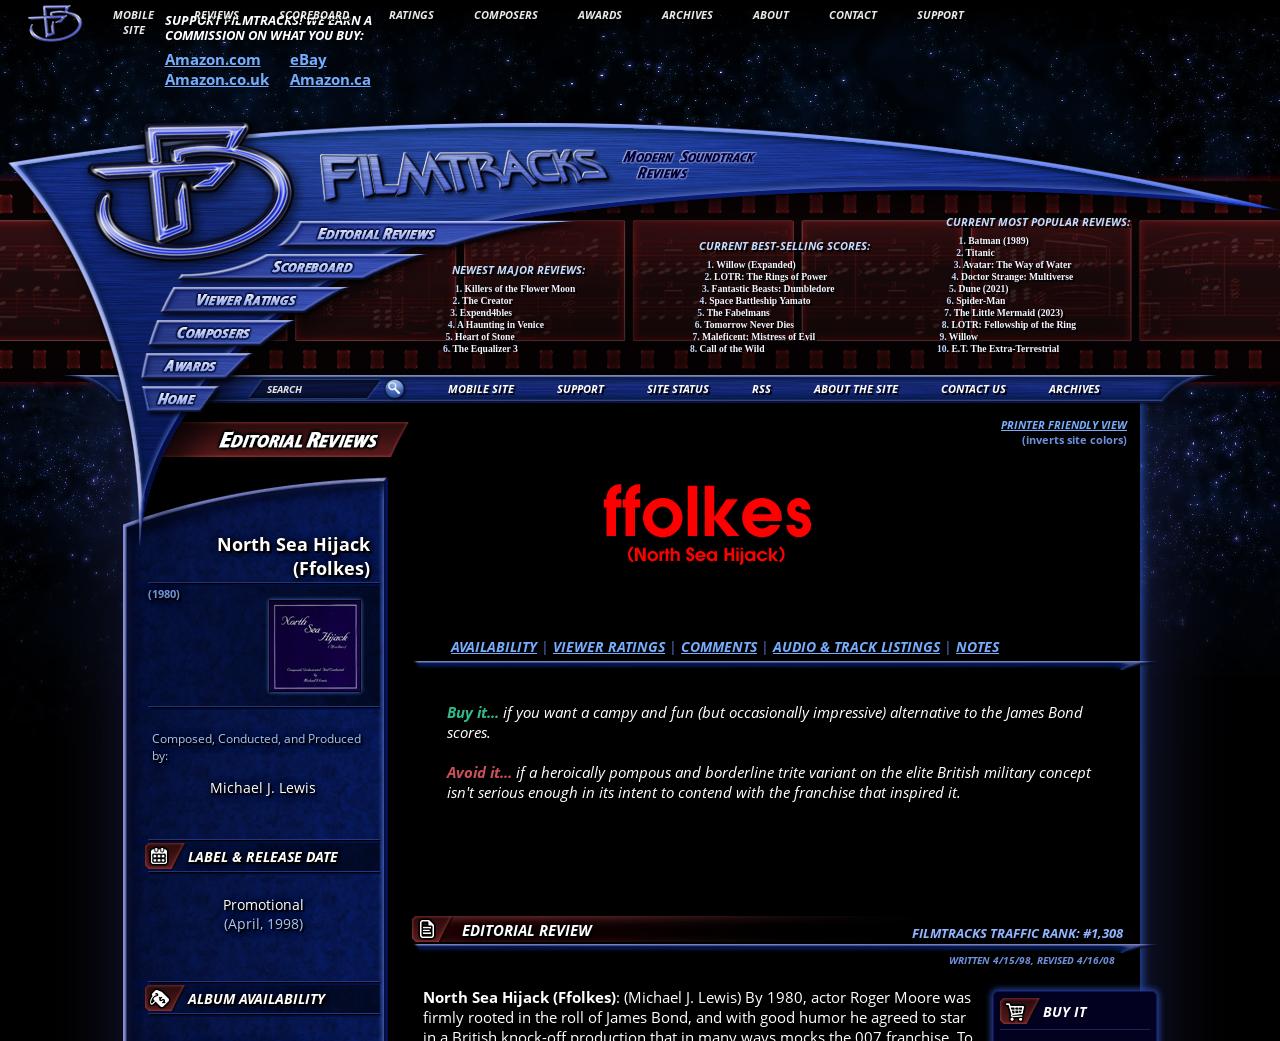  I want to click on 'The Equalizer 3', so click(484, 348).